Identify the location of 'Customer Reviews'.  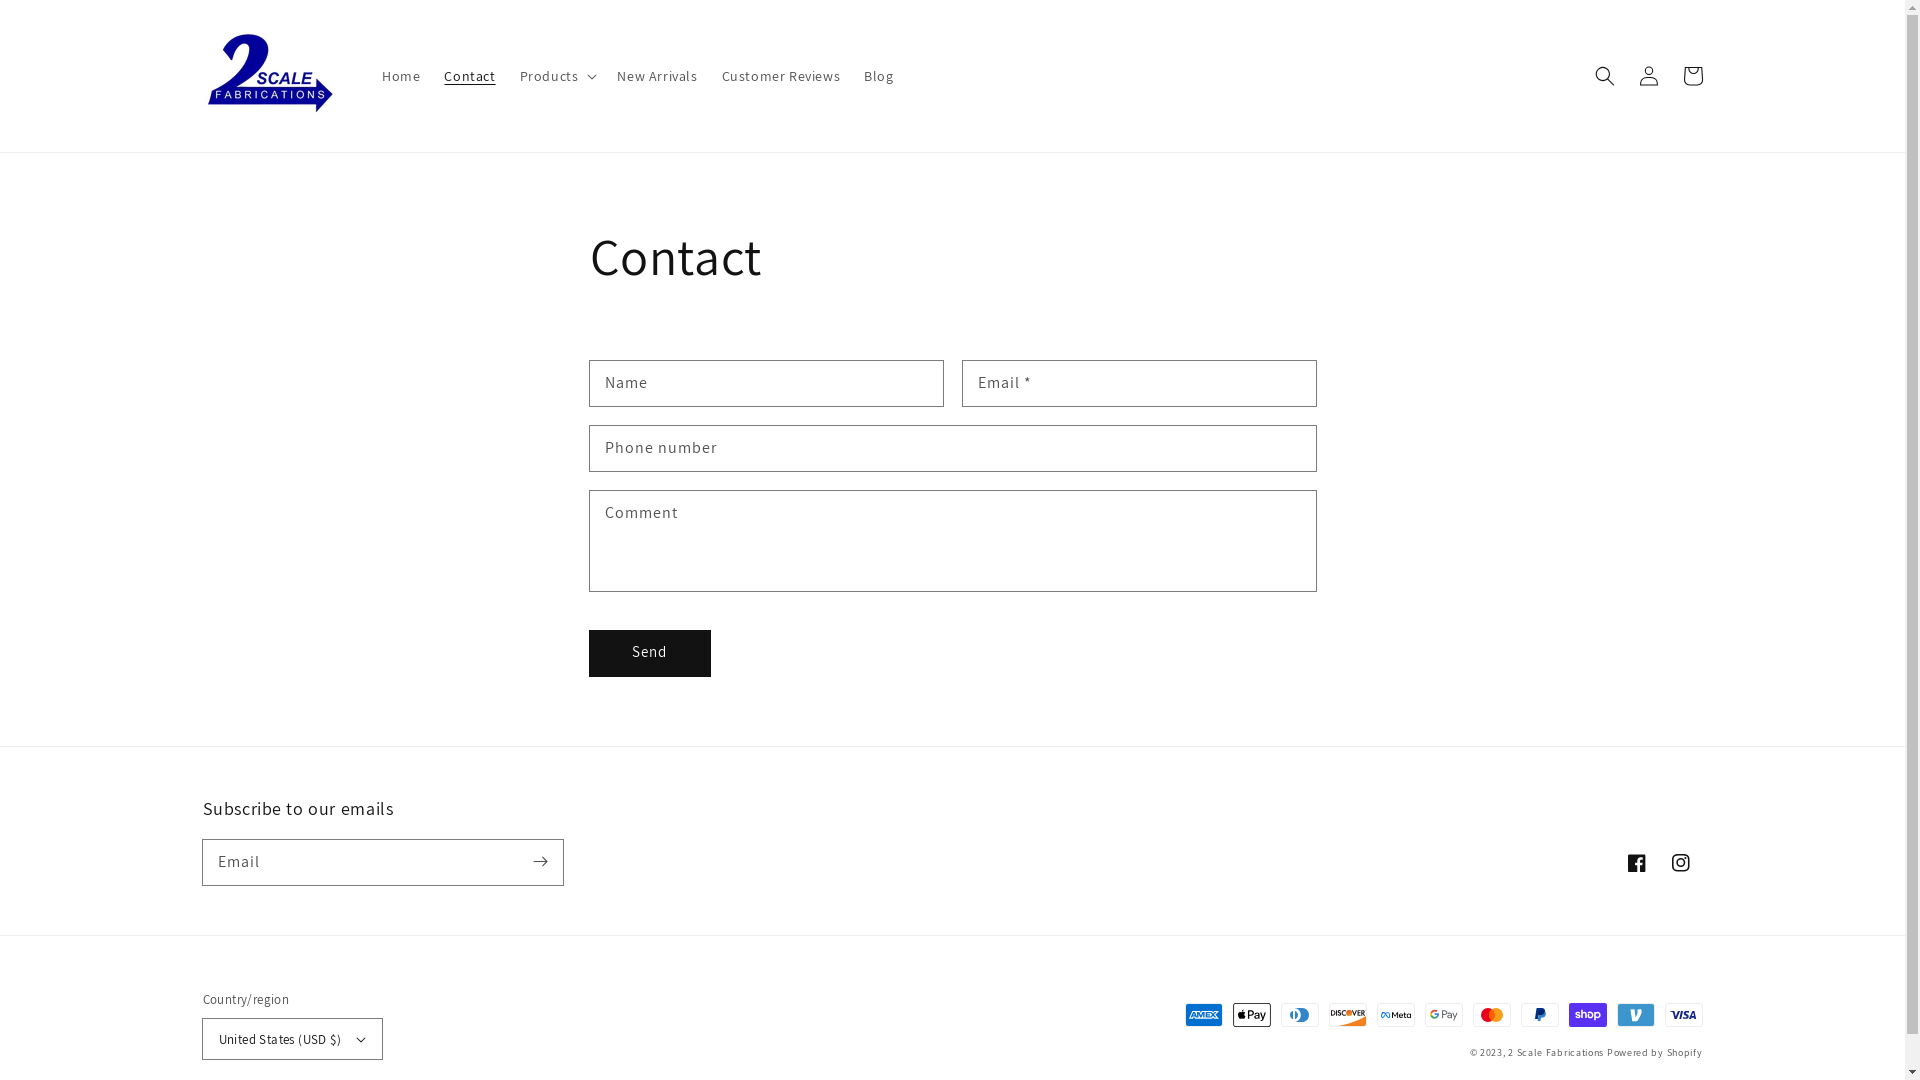
(780, 75).